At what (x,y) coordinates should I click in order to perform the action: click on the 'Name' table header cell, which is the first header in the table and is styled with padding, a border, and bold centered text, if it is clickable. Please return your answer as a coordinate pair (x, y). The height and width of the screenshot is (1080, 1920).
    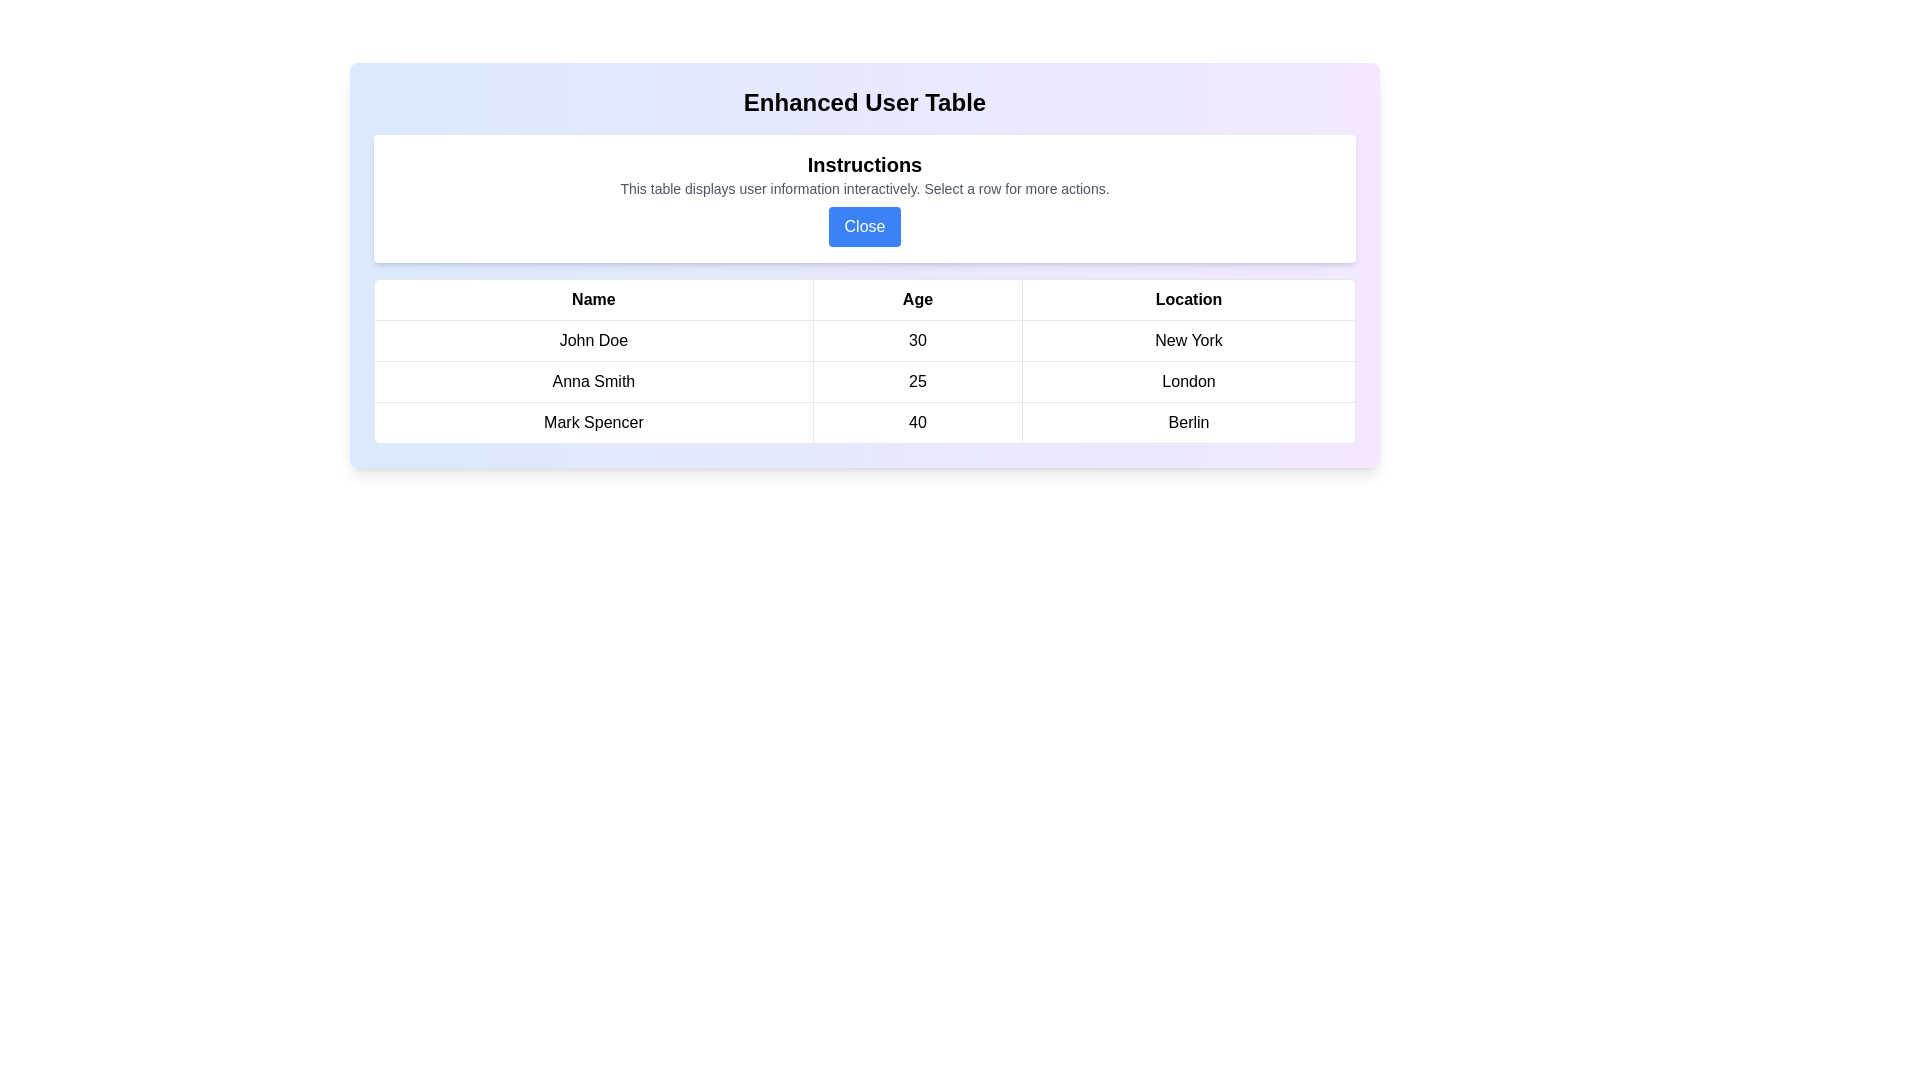
    Looking at the image, I should click on (592, 300).